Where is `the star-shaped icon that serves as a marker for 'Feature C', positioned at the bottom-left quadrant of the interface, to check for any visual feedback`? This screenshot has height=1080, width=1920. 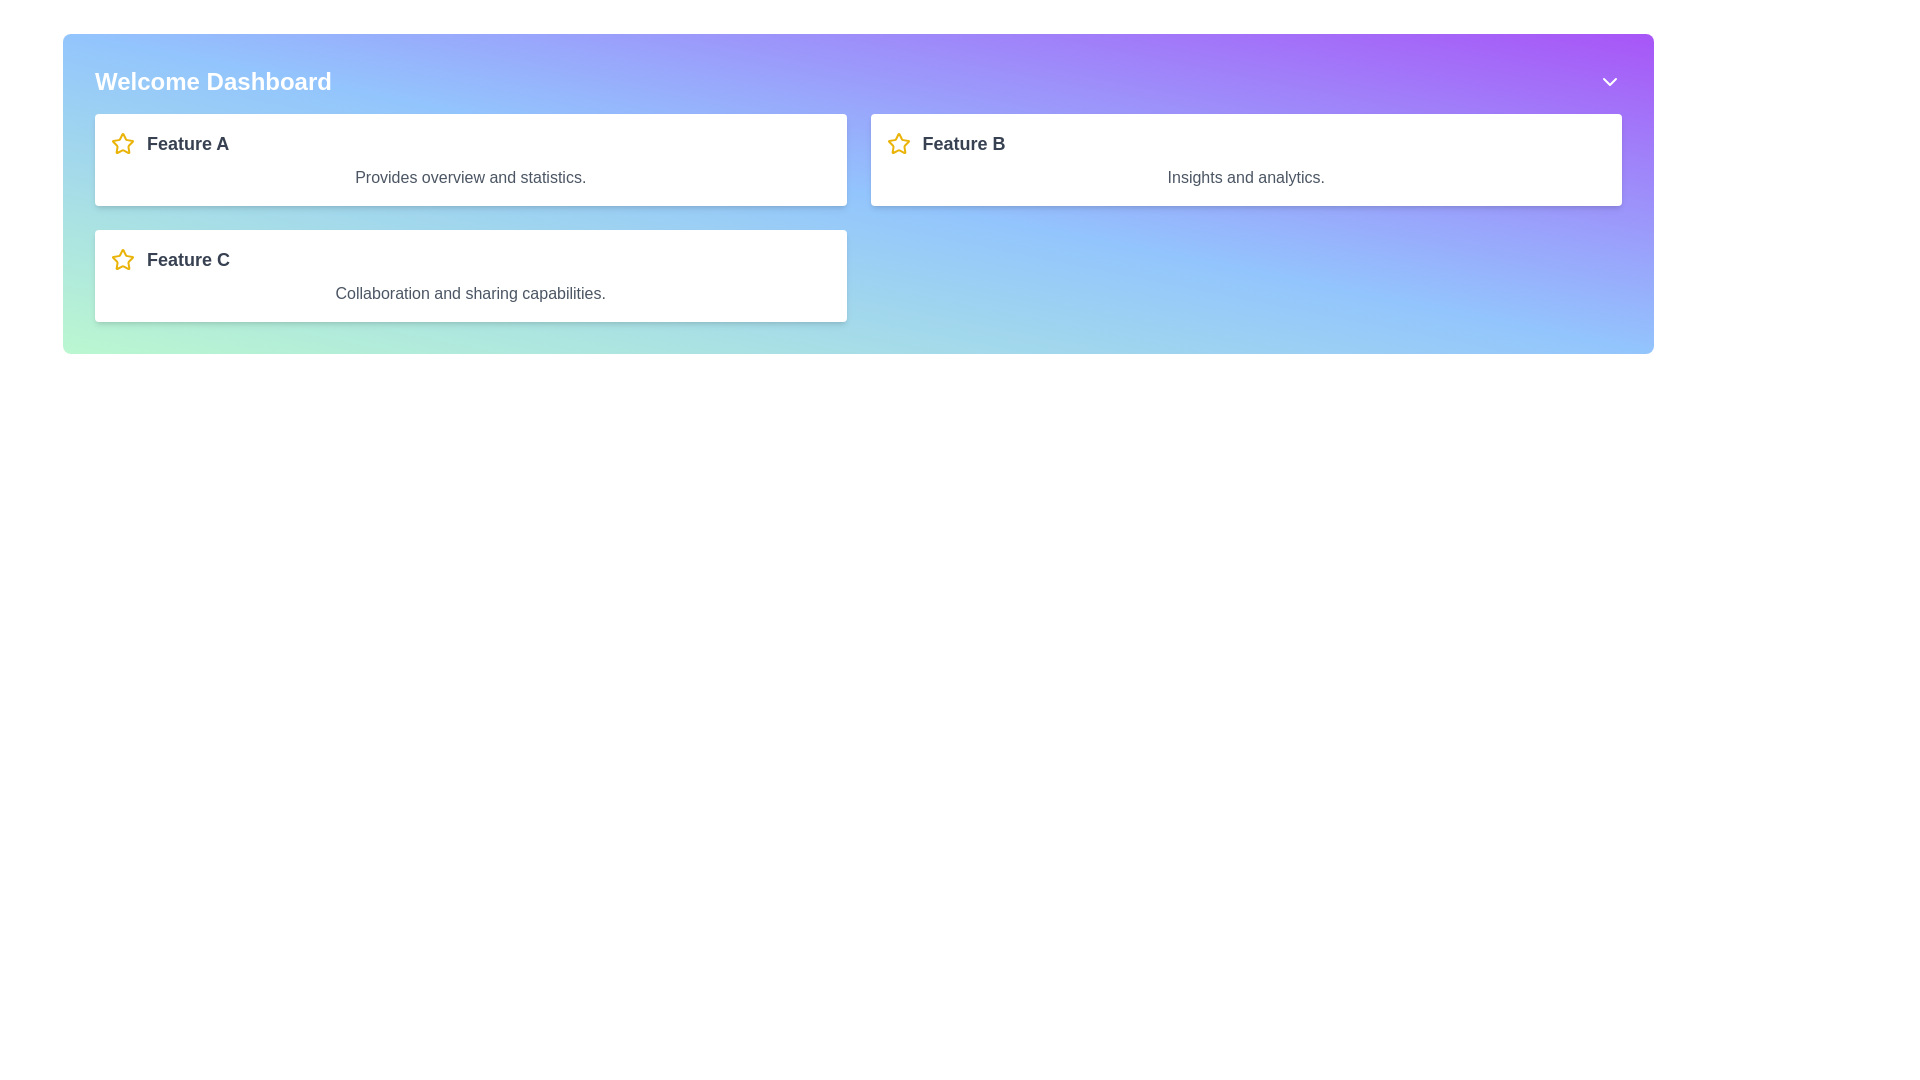
the star-shaped icon that serves as a marker for 'Feature C', positioned at the bottom-left quadrant of the interface, to check for any visual feedback is located at coordinates (122, 258).